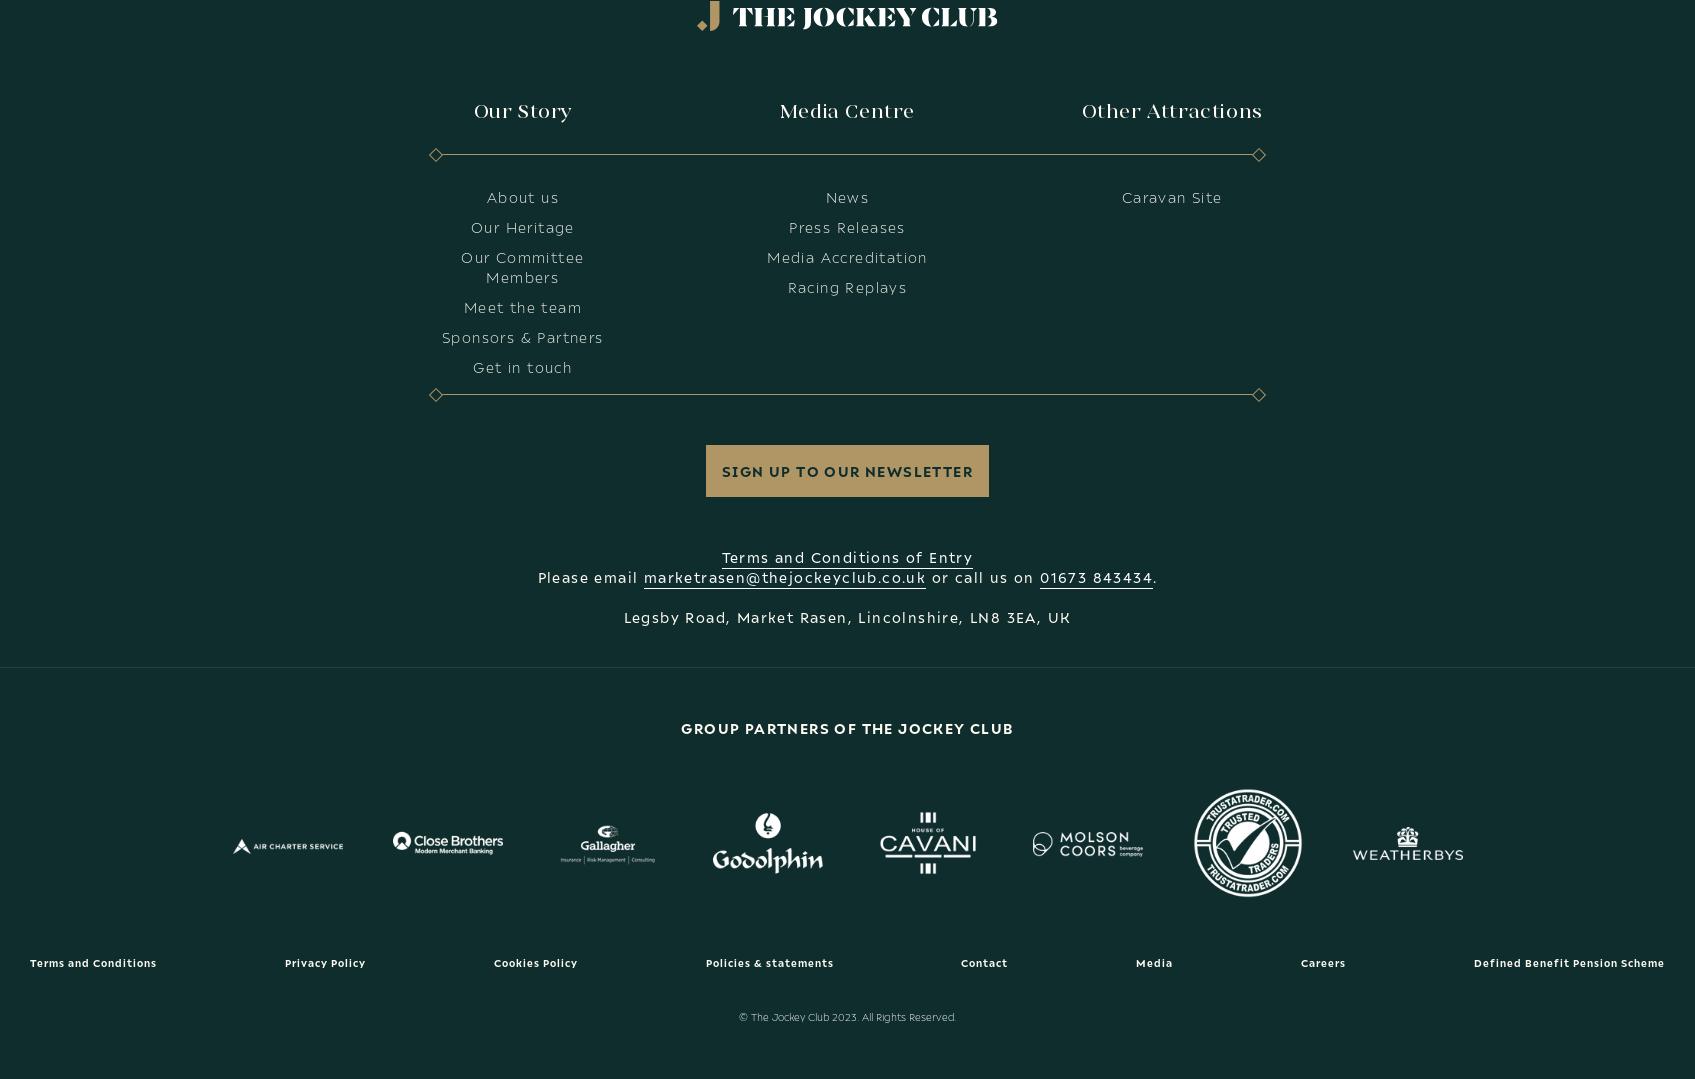 Image resolution: width=1695 pixels, height=1079 pixels. What do you see at coordinates (1323, 961) in the screenshot?
I see `'Careers'` at bounding box center [1323, 961].